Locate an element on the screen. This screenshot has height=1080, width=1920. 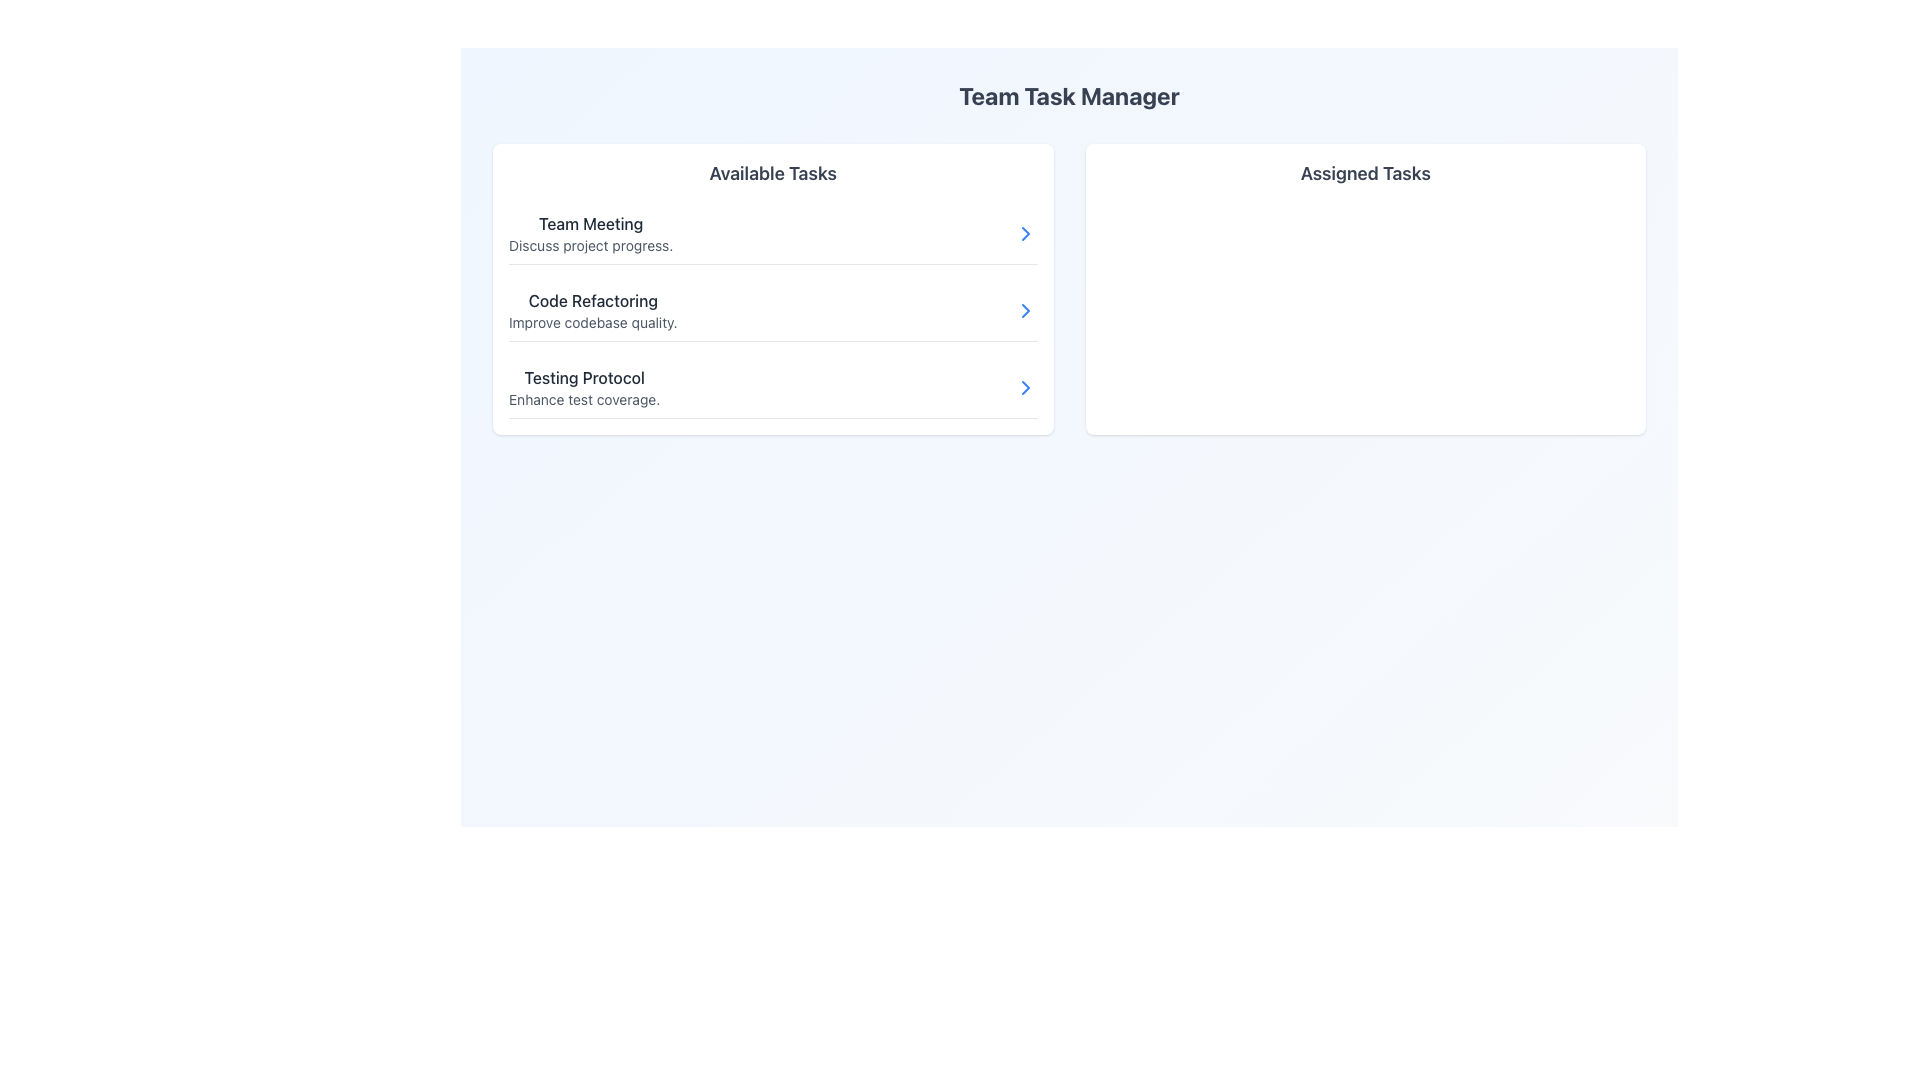
the text label 'Testing Protocol' which is displayed in bold, gray font and serves as a title above 'Enhance test coverage' within the 'Available Tasks' card is located at coordinates (583, 378).